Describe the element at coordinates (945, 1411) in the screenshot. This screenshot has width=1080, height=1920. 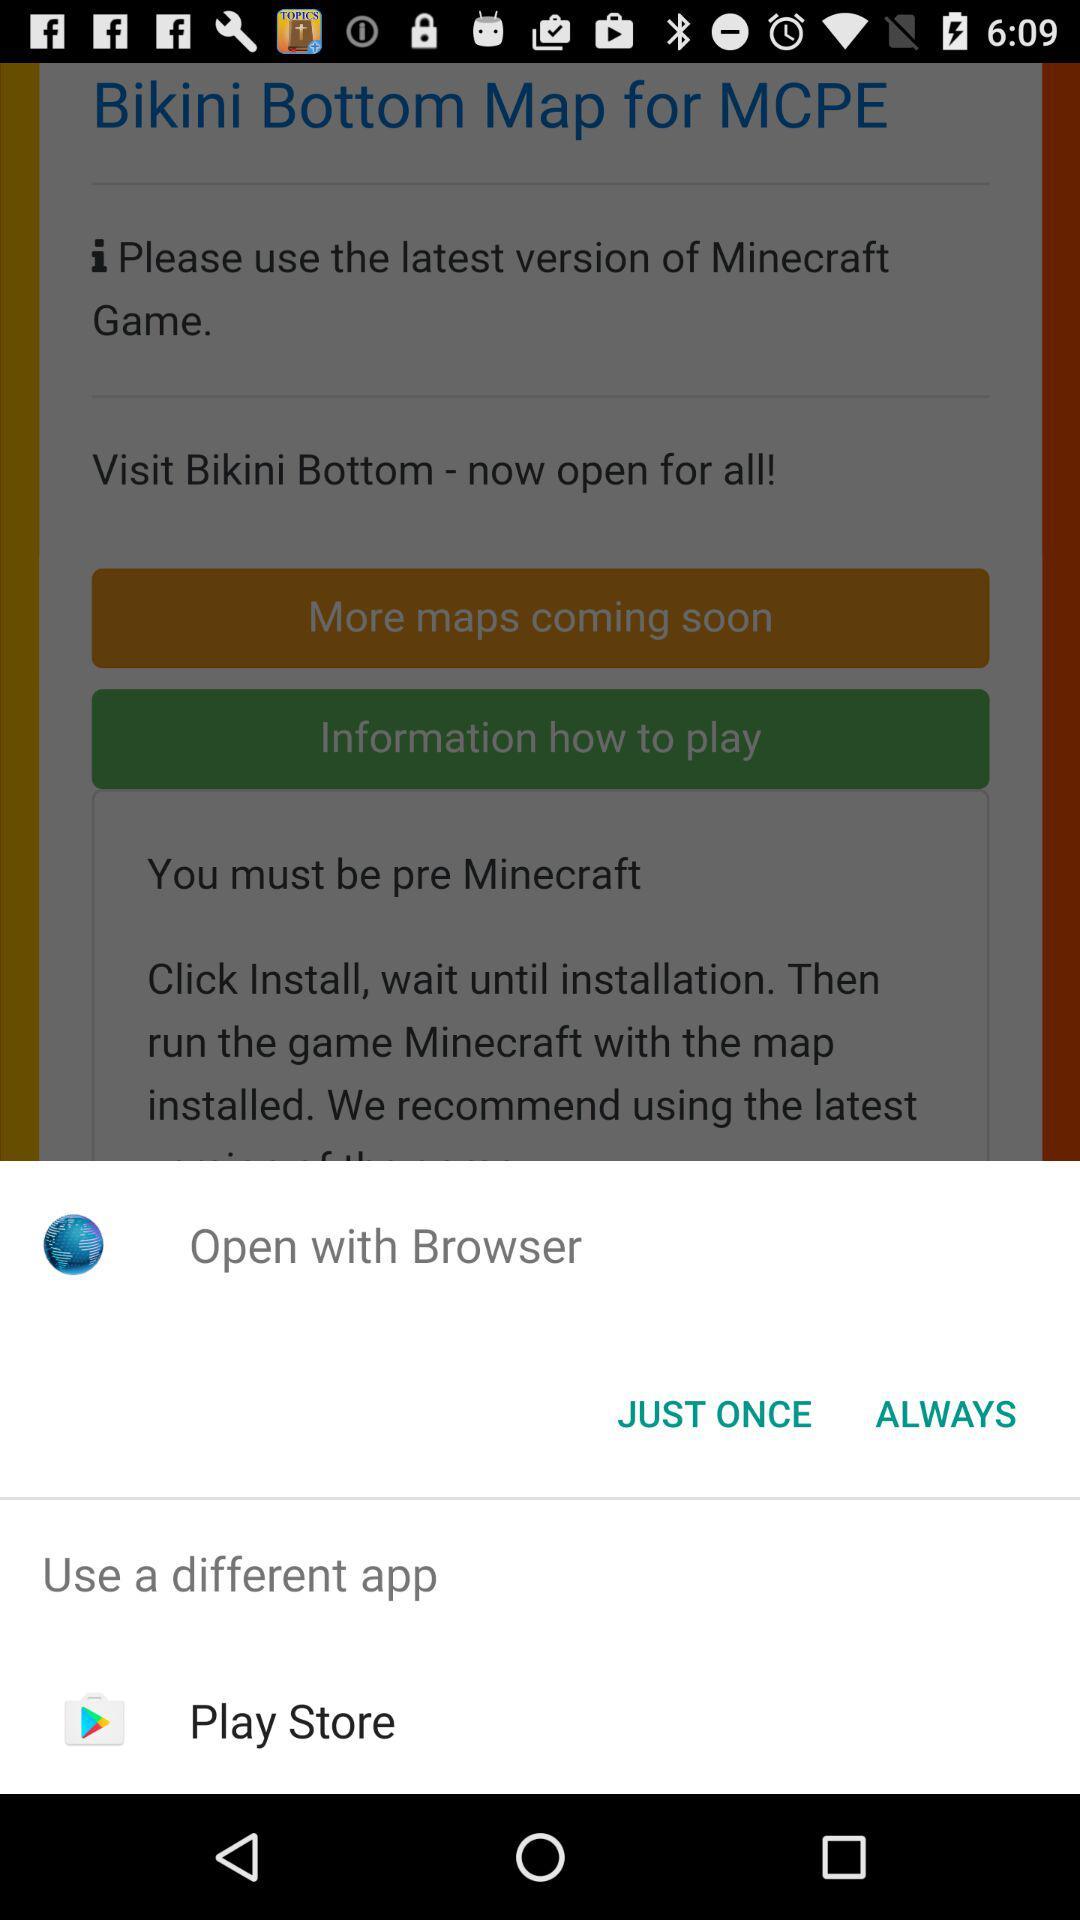
I see `always at the bottom right corner` at that location.